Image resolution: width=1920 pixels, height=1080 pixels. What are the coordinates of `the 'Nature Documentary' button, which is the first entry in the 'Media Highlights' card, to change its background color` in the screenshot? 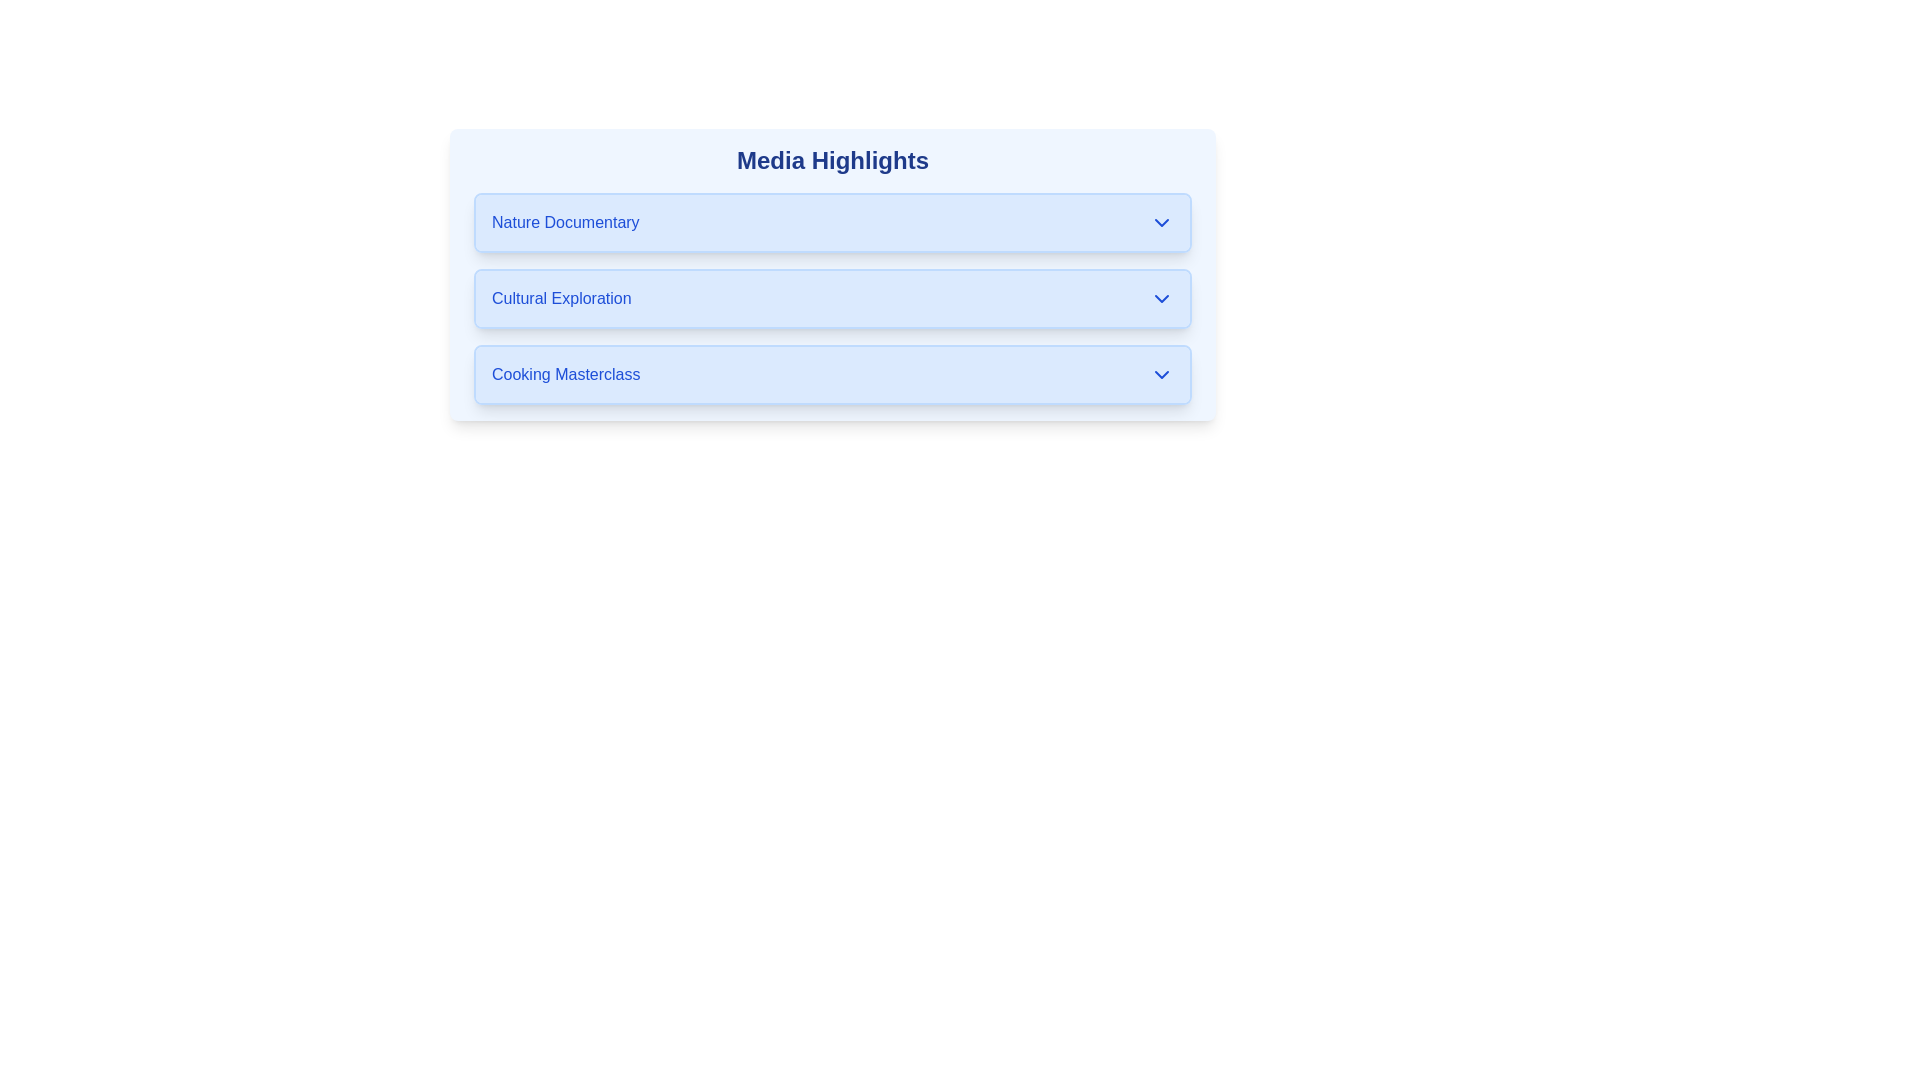 It's located at (833, 223).